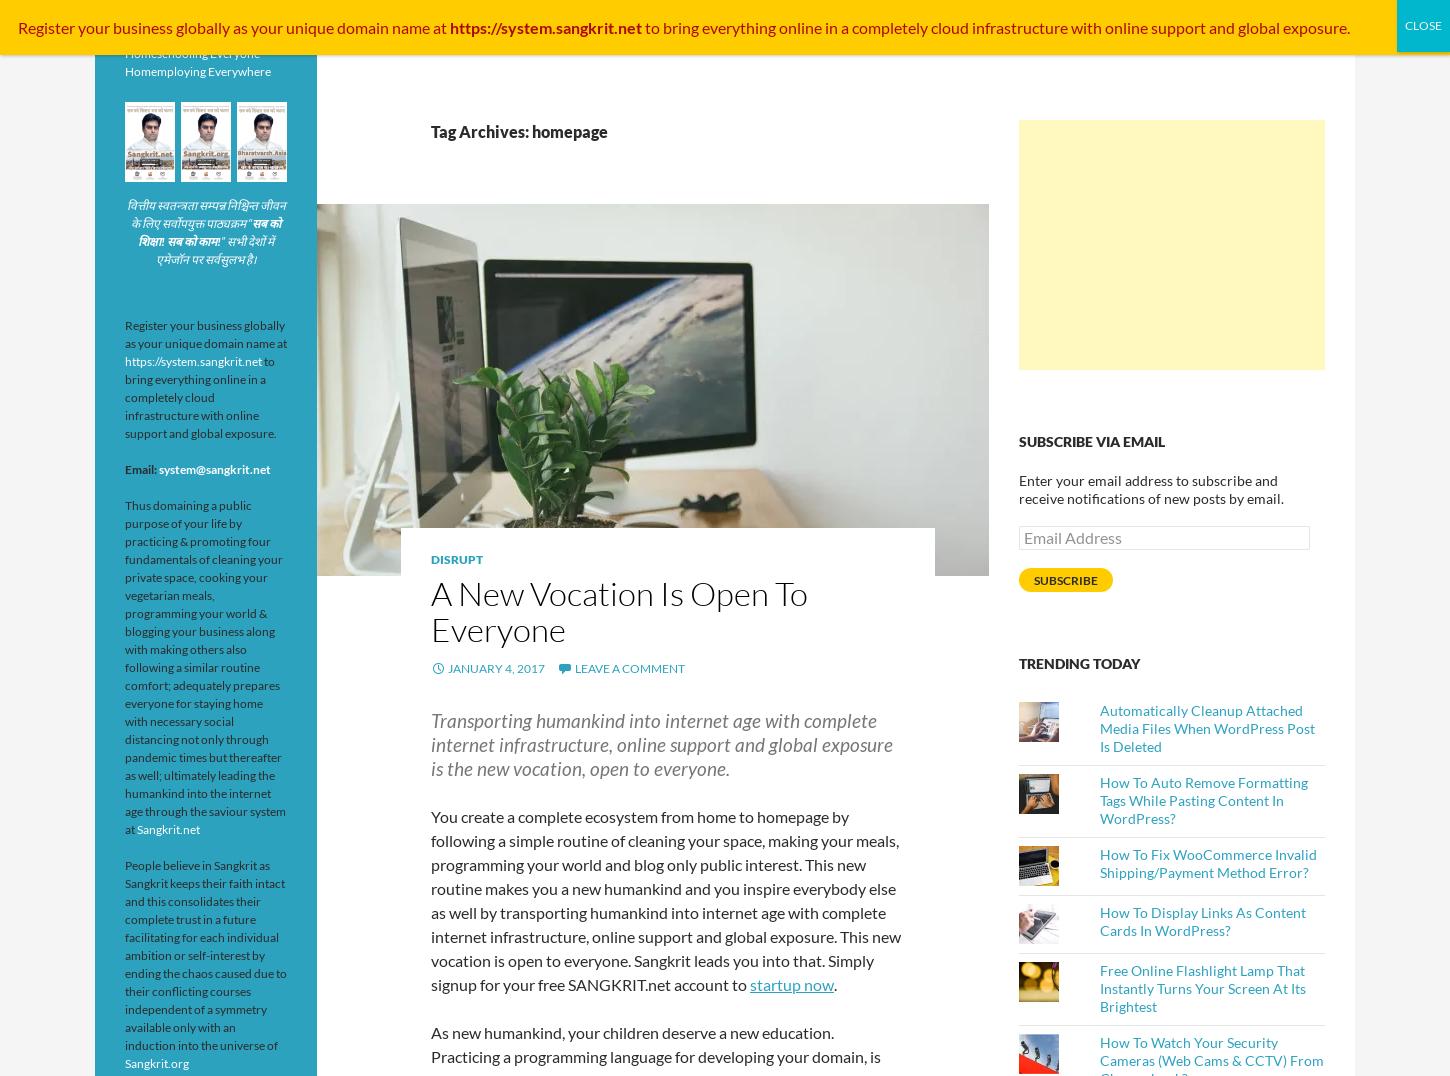  I want to click on 'How To Fix WooCommerce Invalid Shipping/Payment Method Error?', so click(1207, 863).